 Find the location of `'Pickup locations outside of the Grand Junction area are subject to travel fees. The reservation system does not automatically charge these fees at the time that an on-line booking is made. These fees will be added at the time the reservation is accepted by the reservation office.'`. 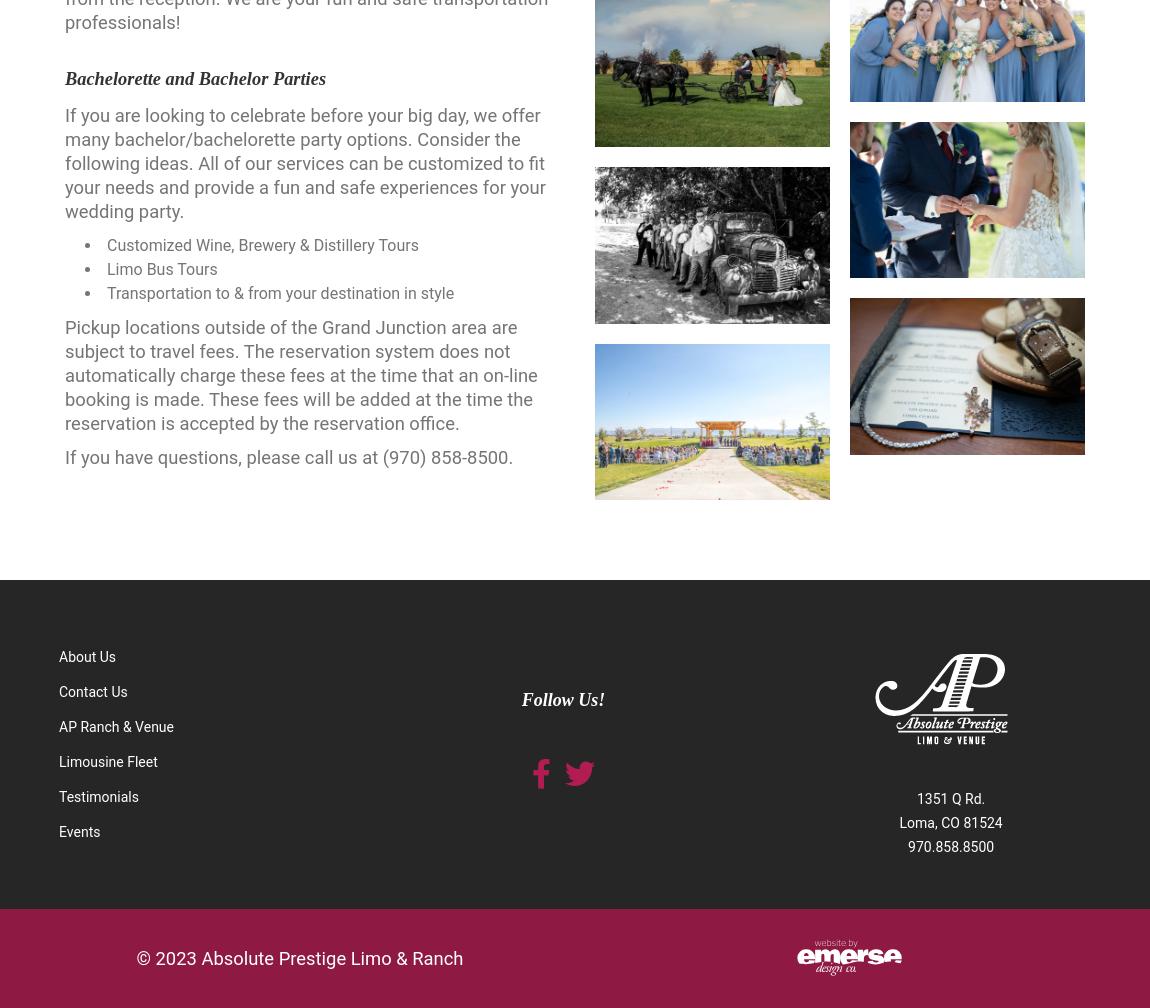

'Pickup locations outside of the Grand Junction area are subject to travel fees. The reservation system does not automatically charge these fees at the time that an on-line booking is made. These fees will be added at the time the reservation is accepted by the reservation office.' is located at coordinates (300, 375).